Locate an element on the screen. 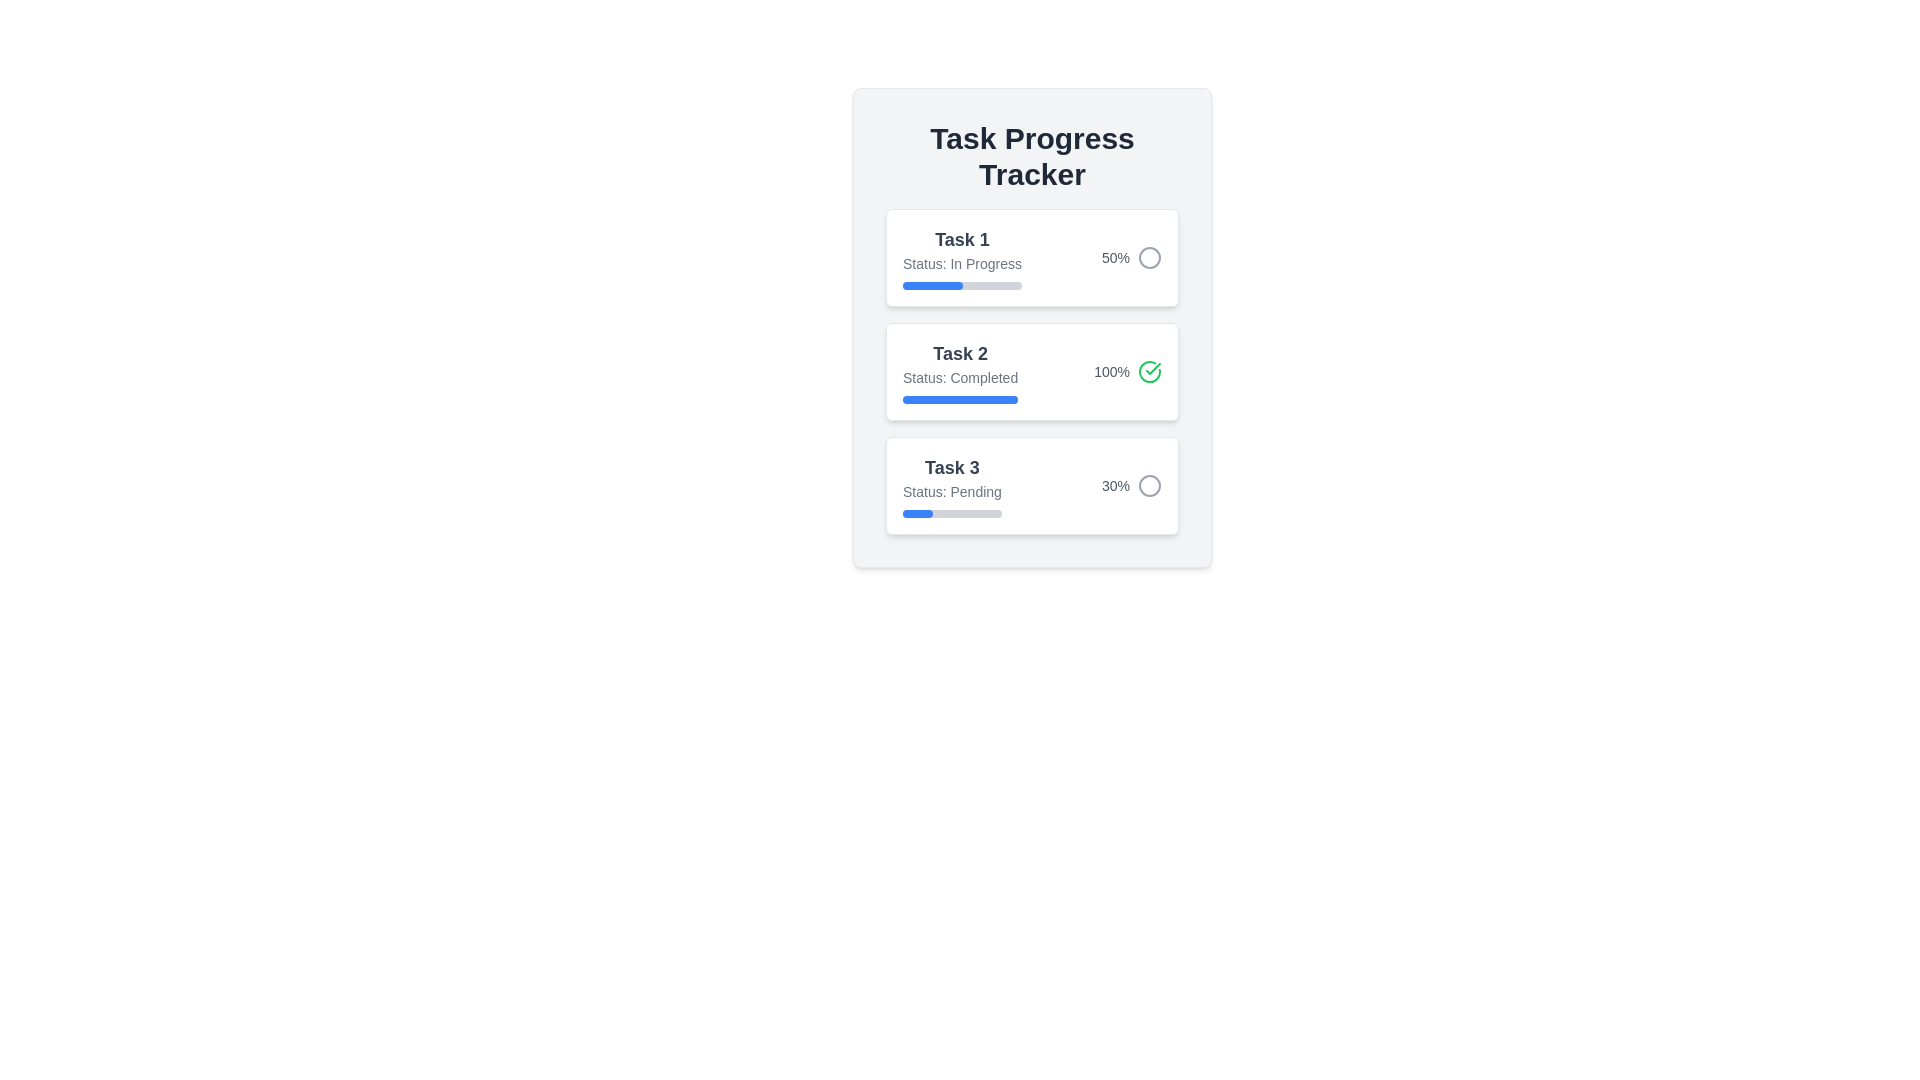 The width and height of the screenshot is (1920, 1080). the progress indicator showing '30%' within the card labeled 'Task 3' is located at coordinates (1132, 486).